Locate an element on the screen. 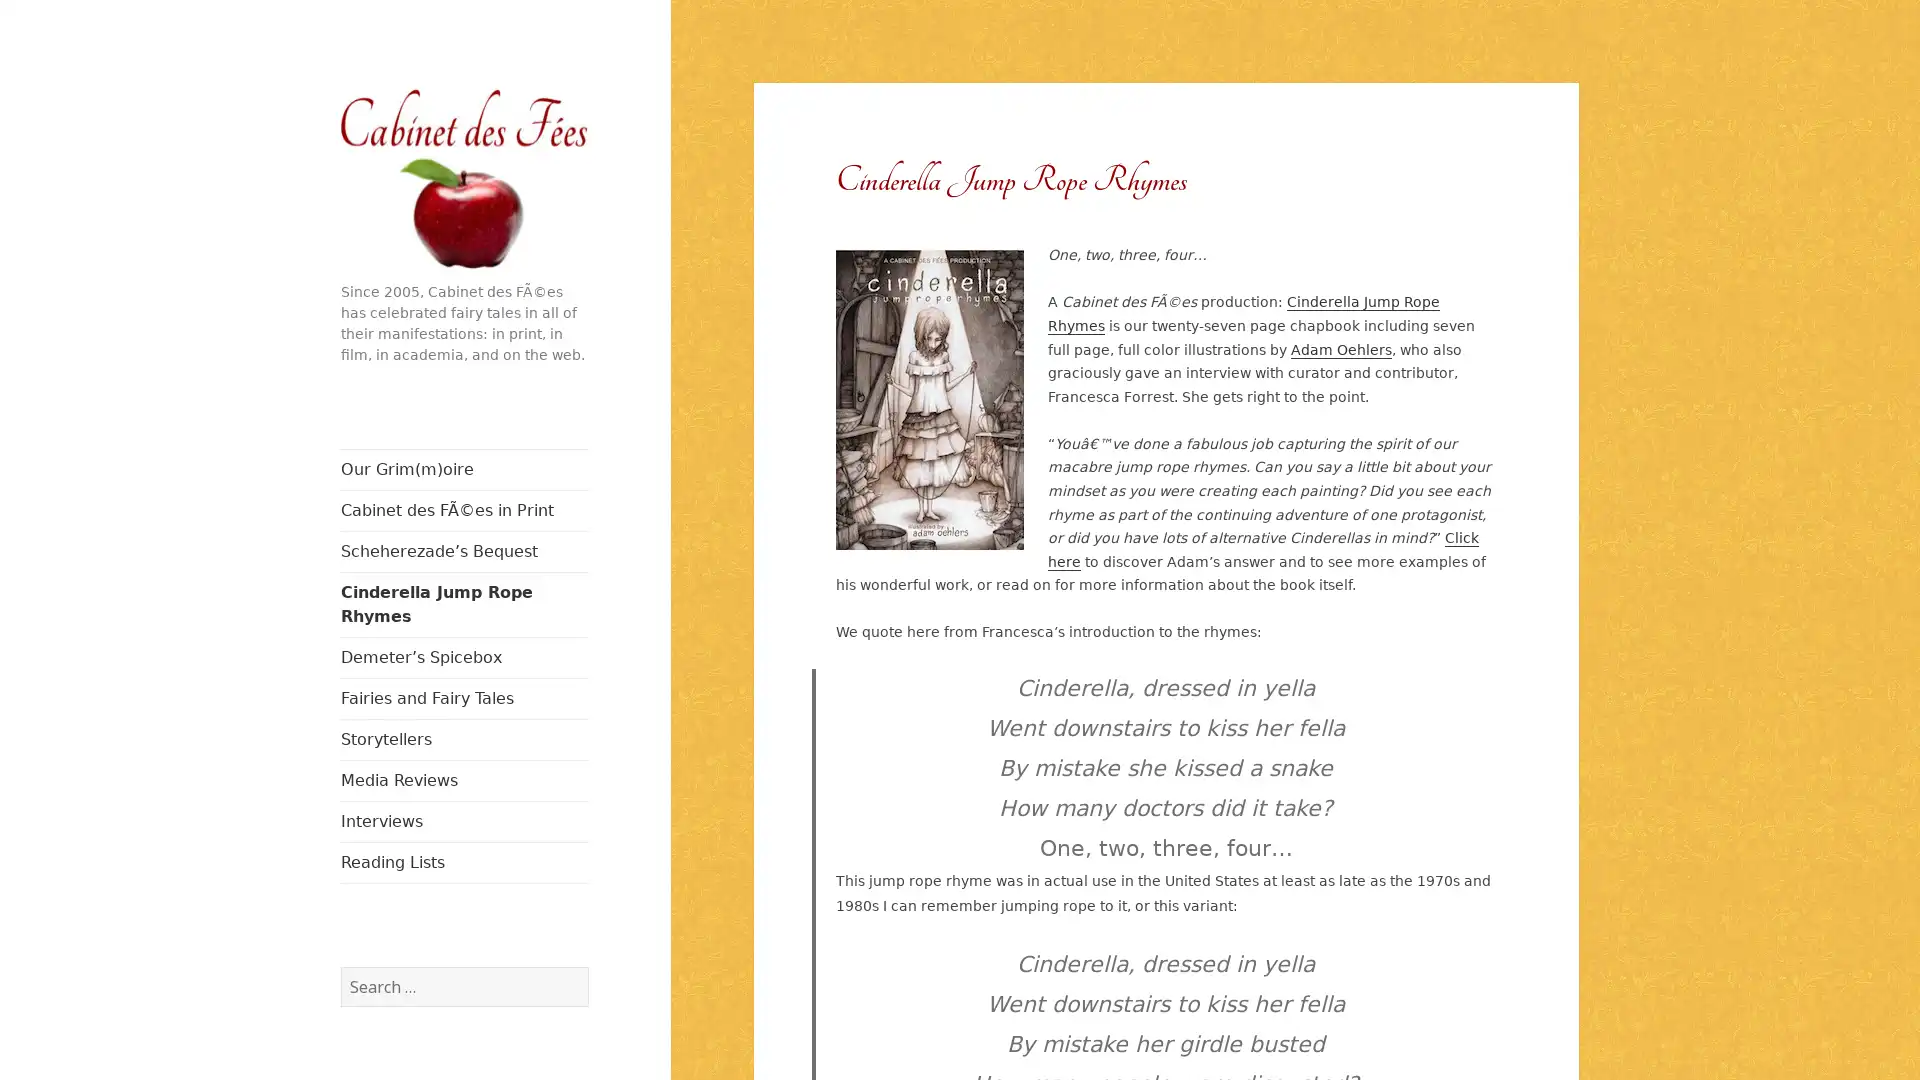 The image size is (1920, 1080). Search is located at coordinates (586, 964).